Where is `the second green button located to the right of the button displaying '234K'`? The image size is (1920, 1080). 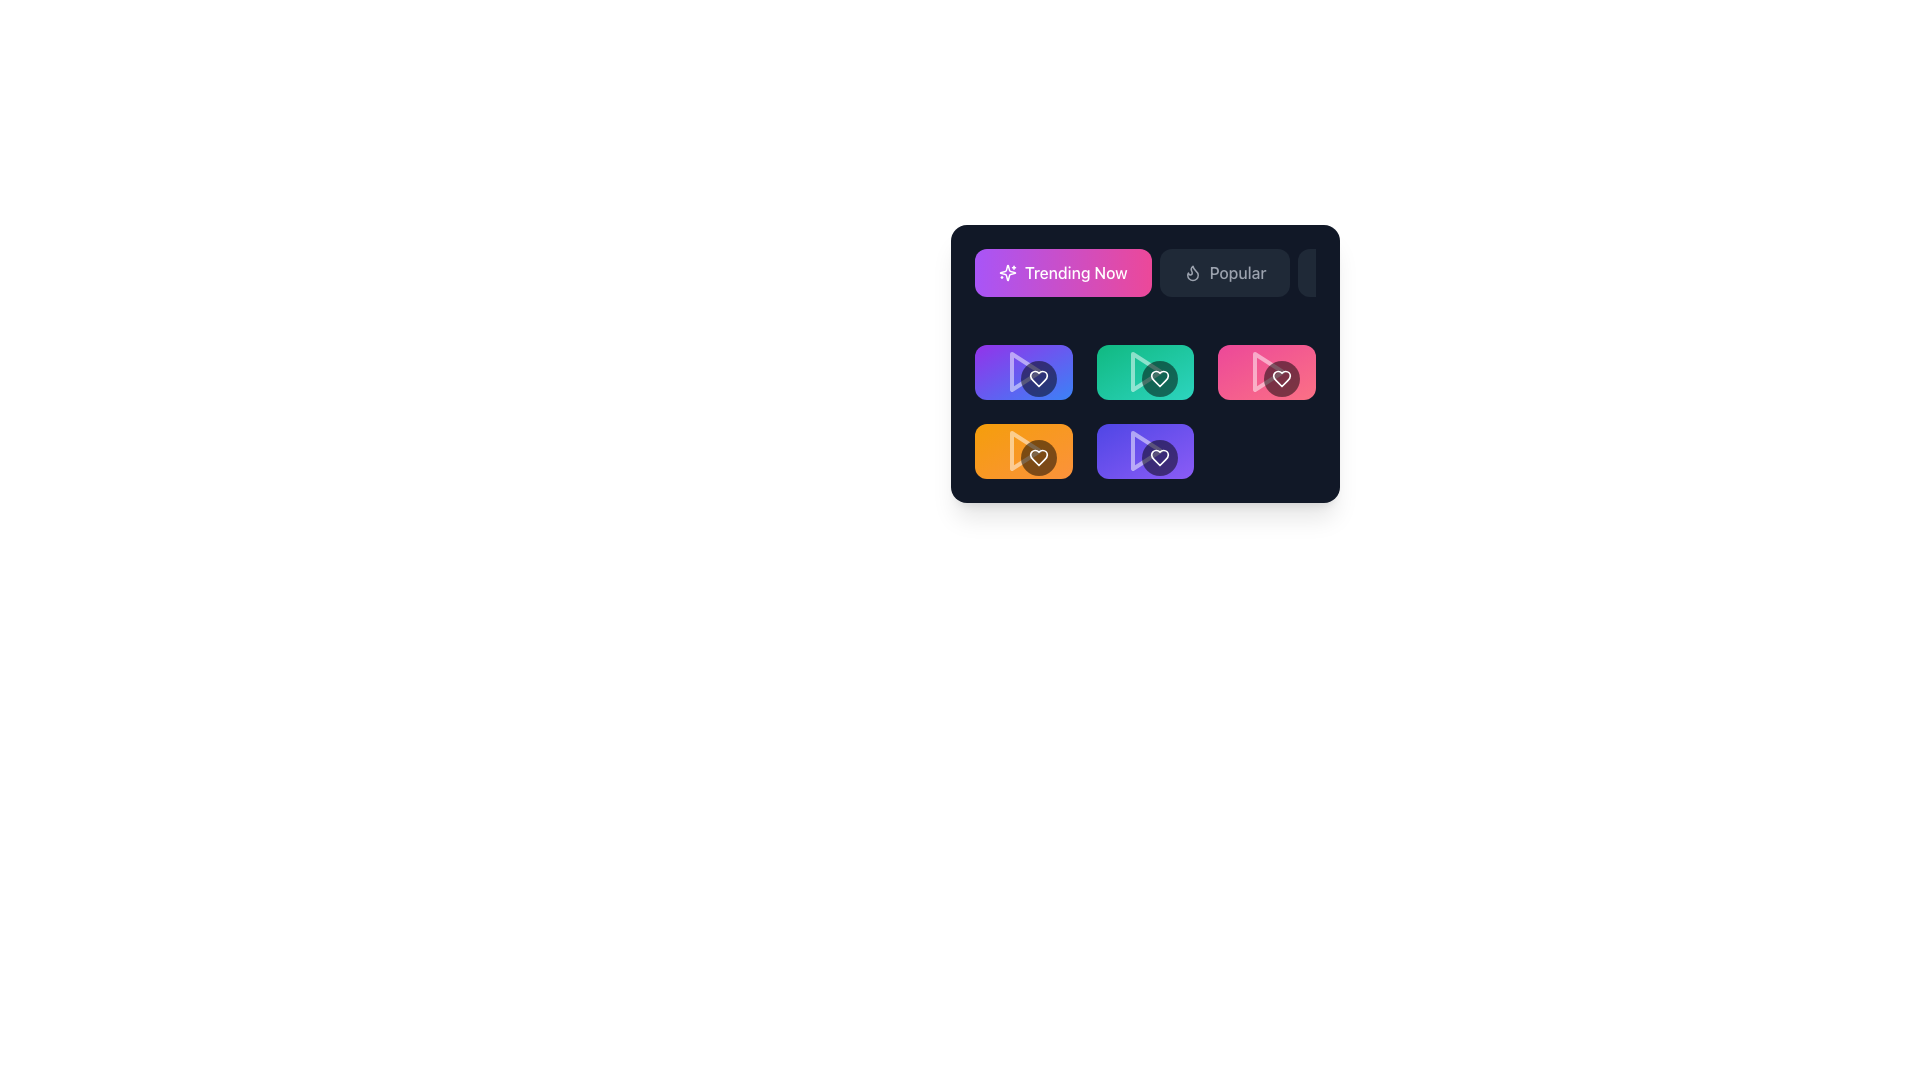
the second green button located to the right of the button displaying '234K' is located at coordinates (1141, 363).